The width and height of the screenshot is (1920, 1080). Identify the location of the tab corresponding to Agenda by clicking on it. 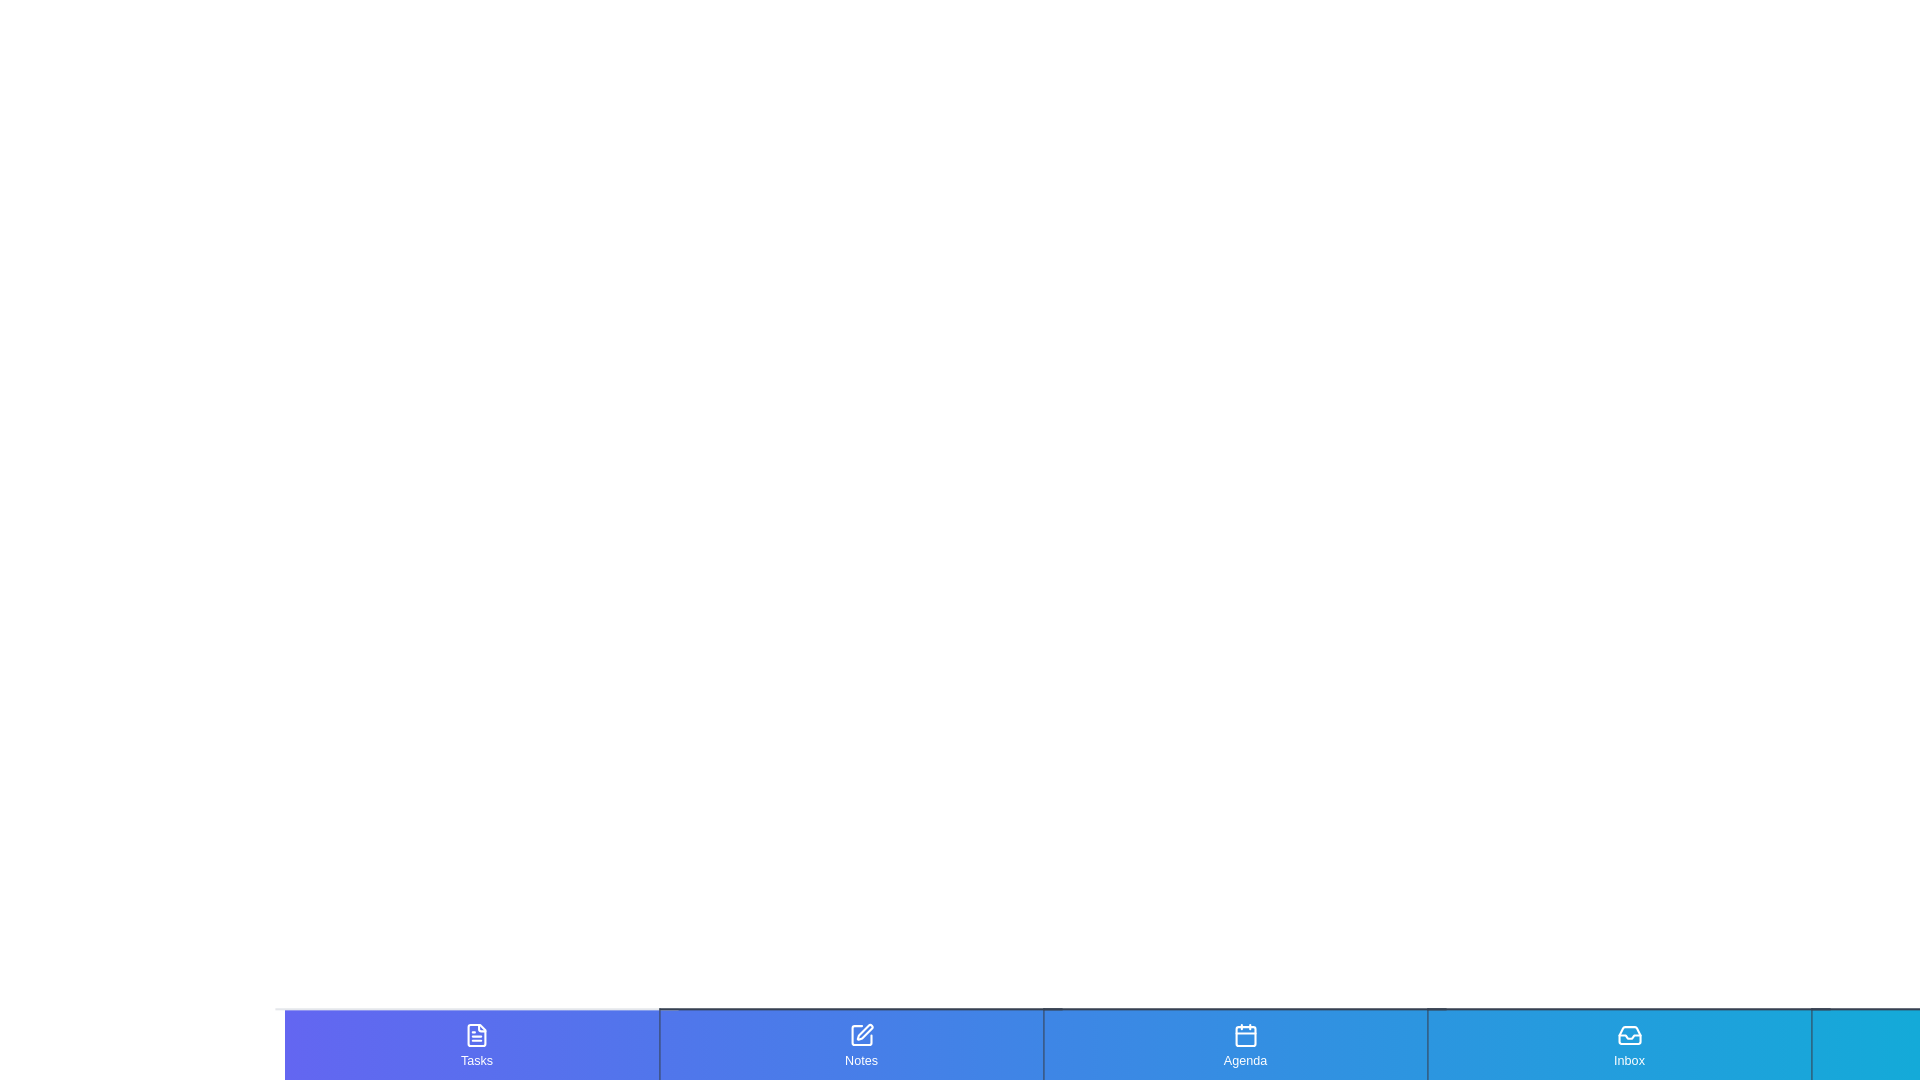
(1243, 1044).